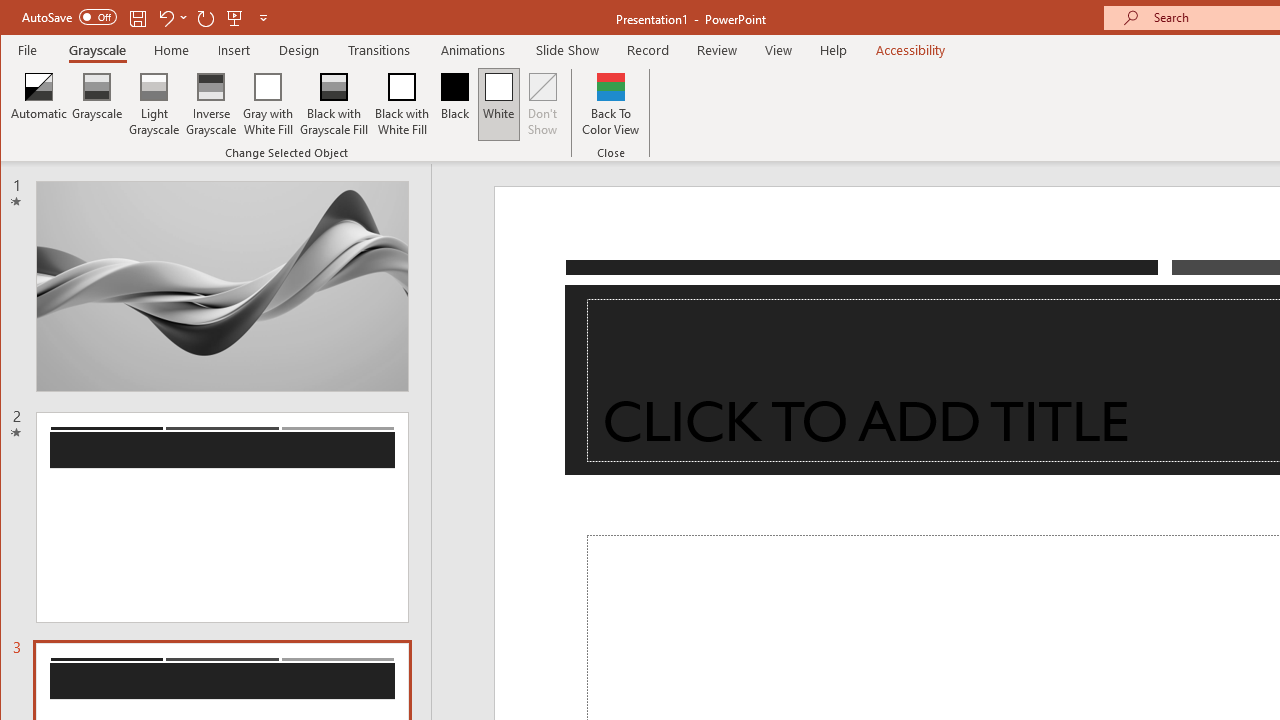  Describe the element at coordinates (543, 104) in the screenshot. I see `'Don'` at that location.